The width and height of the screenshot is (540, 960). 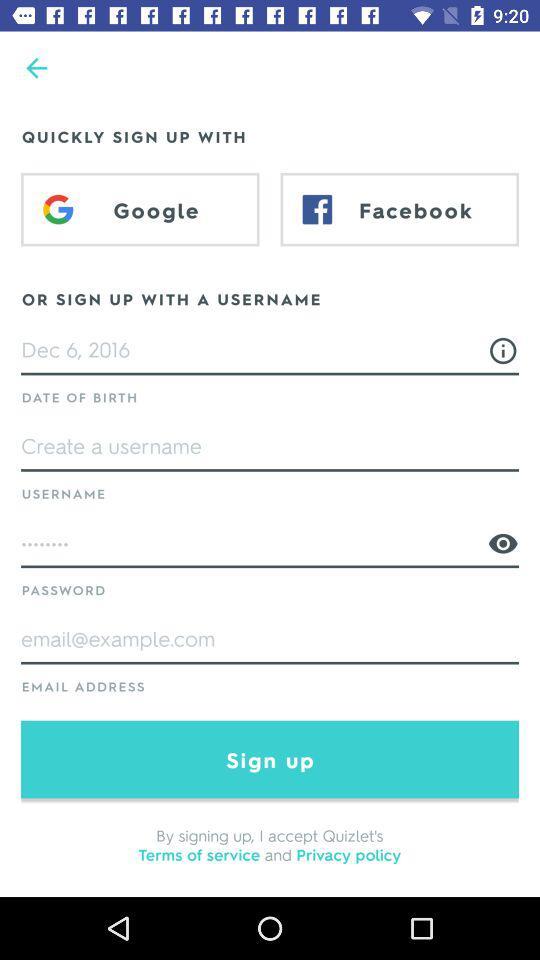 What do you see at coordinates (269, 843) in the screenshot?
I see `by signing up item` at bounding box center [269, 843].